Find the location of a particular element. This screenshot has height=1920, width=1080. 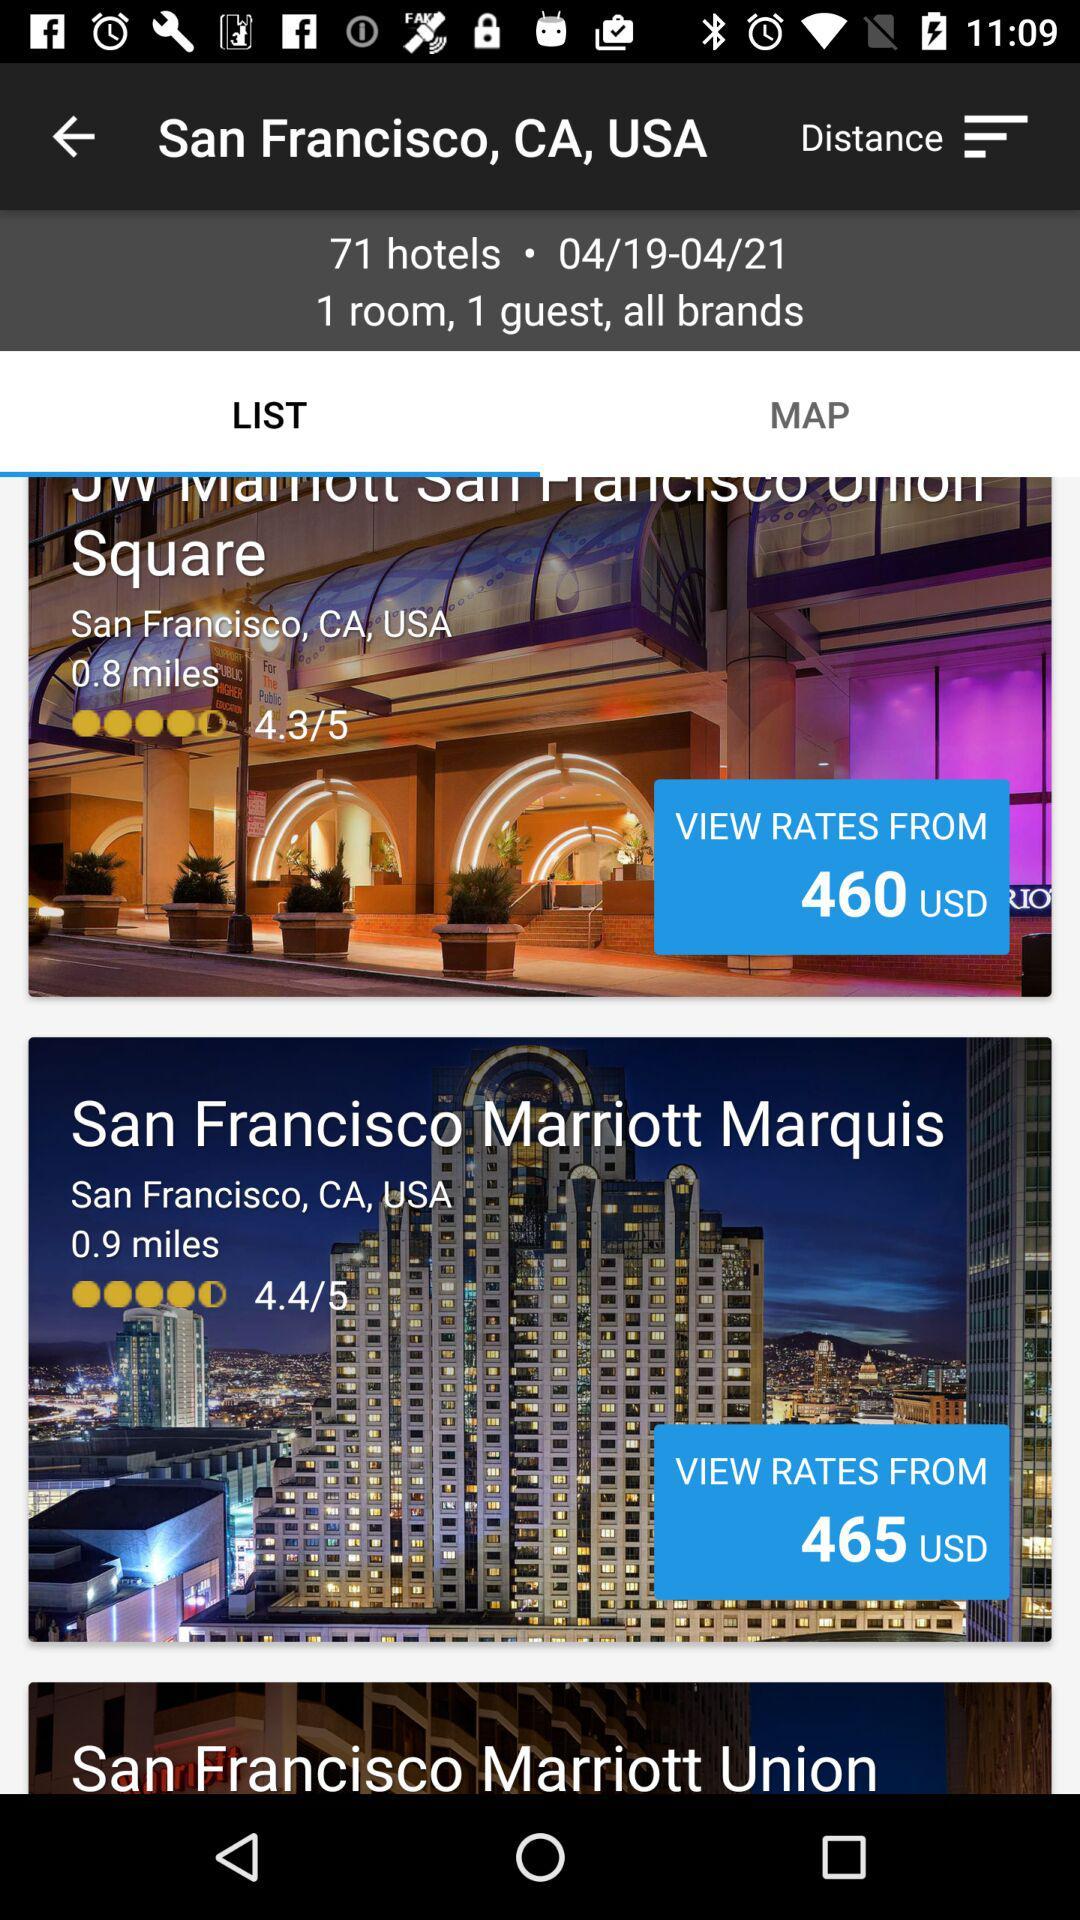

the icon to the right of san francisco ca item is located at coordinates (924, 135).